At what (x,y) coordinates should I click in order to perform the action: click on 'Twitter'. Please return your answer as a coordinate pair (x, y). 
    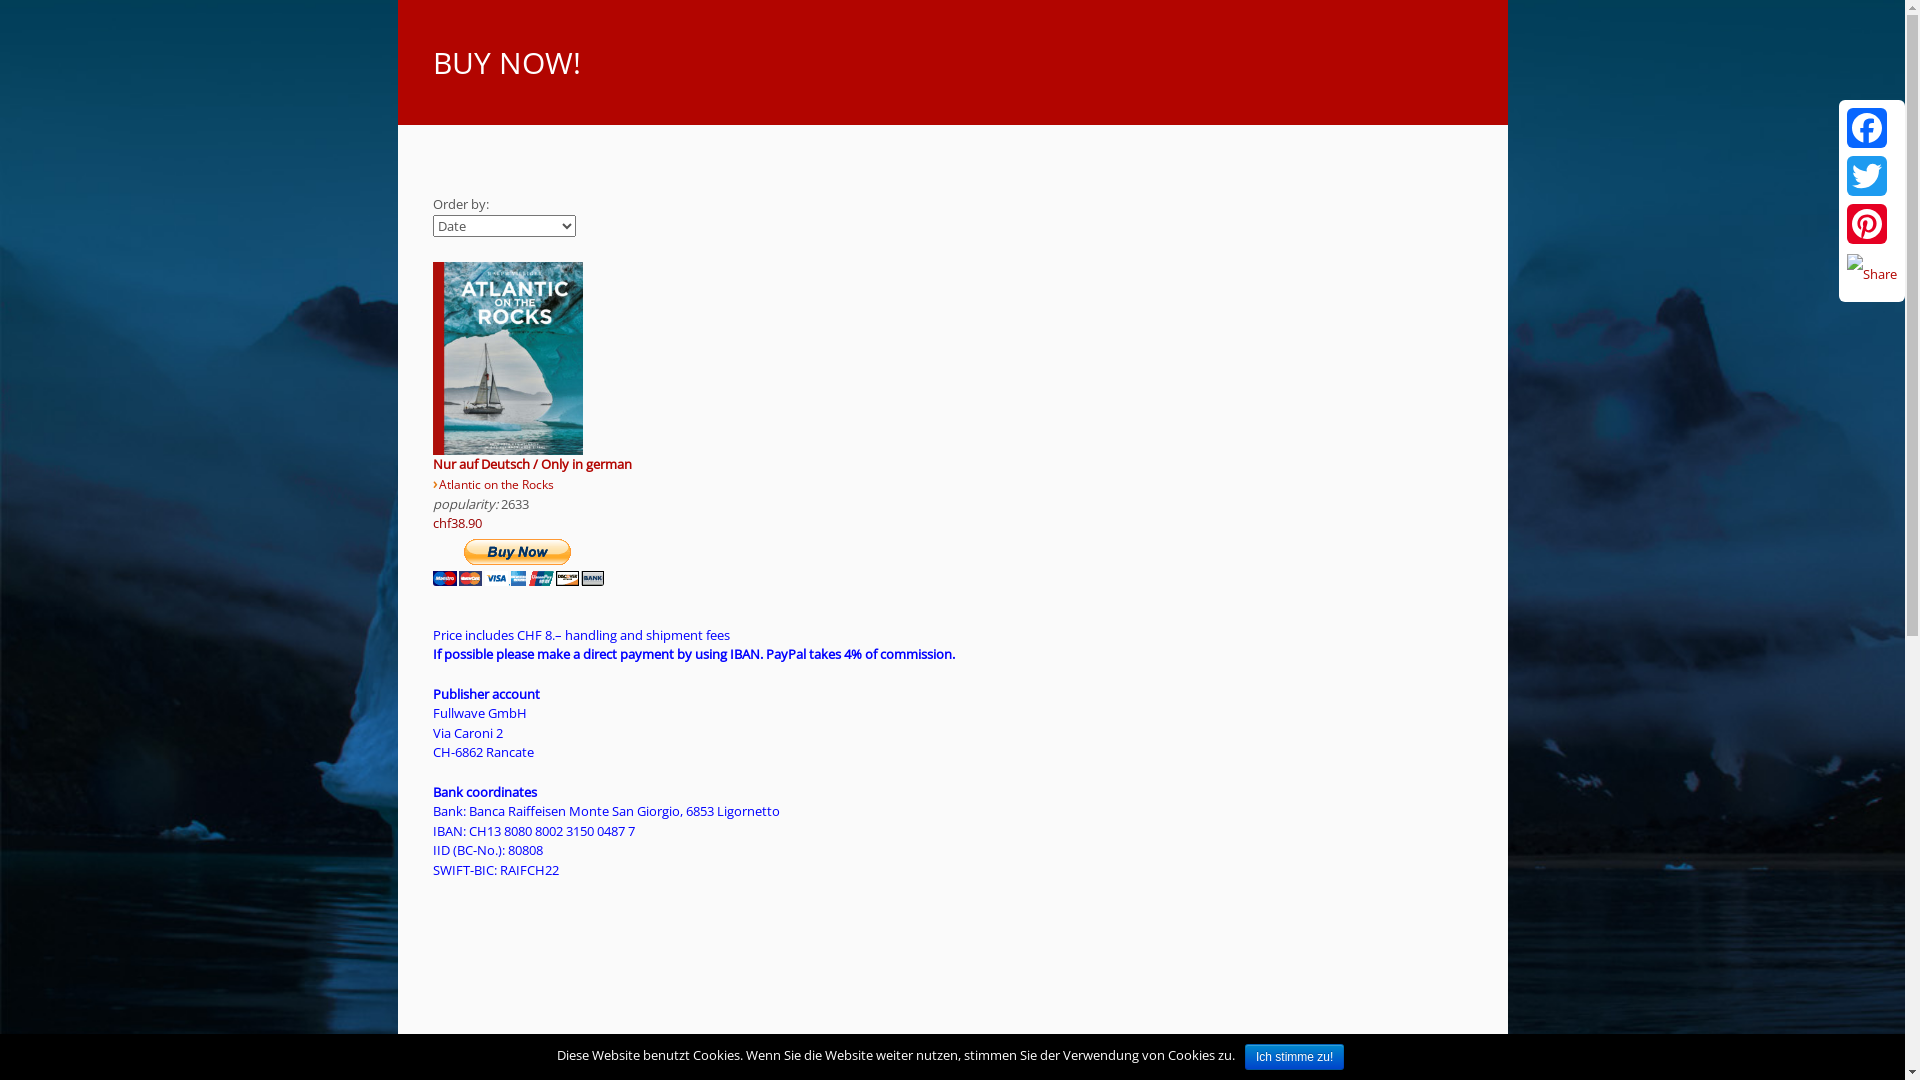
    Looking at the image, I should click on (1842, 175).